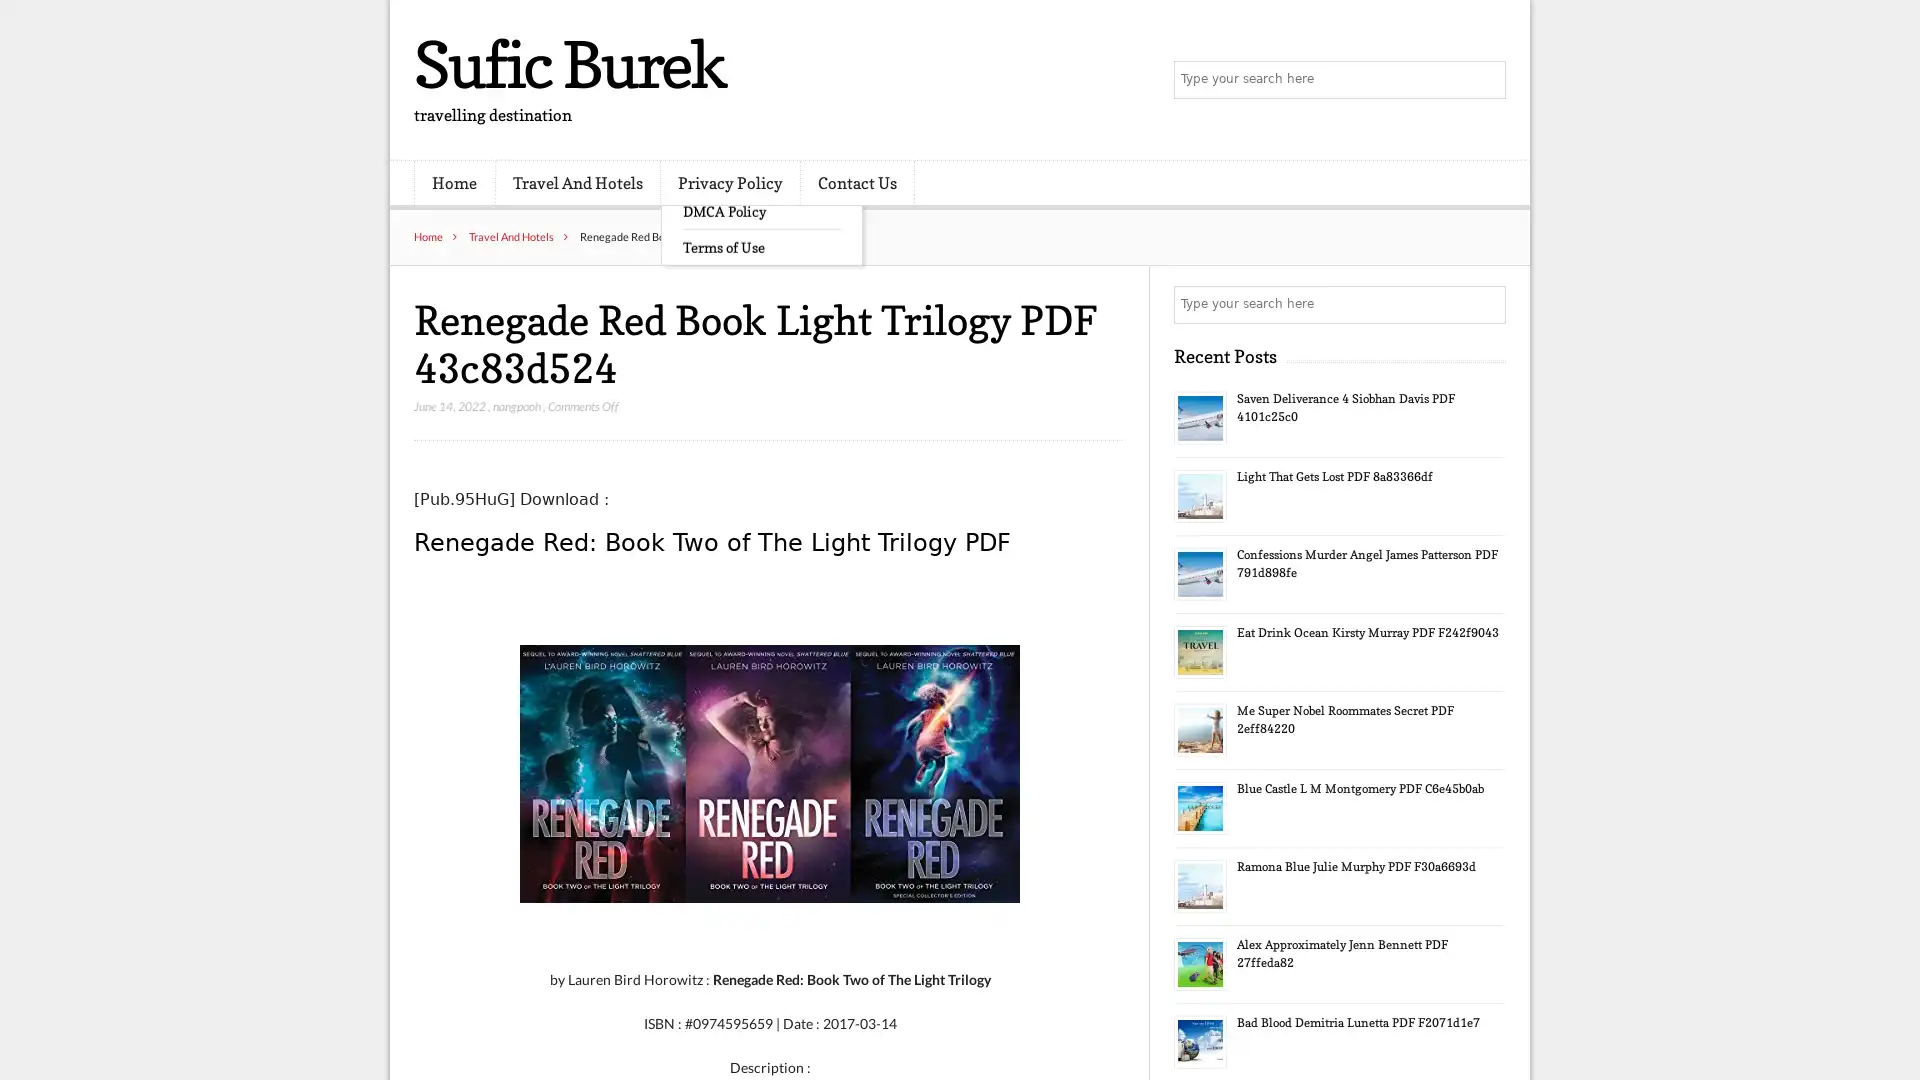 The width and height of the screenshot is (1920, 1080). Describe the element at coordinates (1485, 304) in the screenshot. I see `Search` at that location.